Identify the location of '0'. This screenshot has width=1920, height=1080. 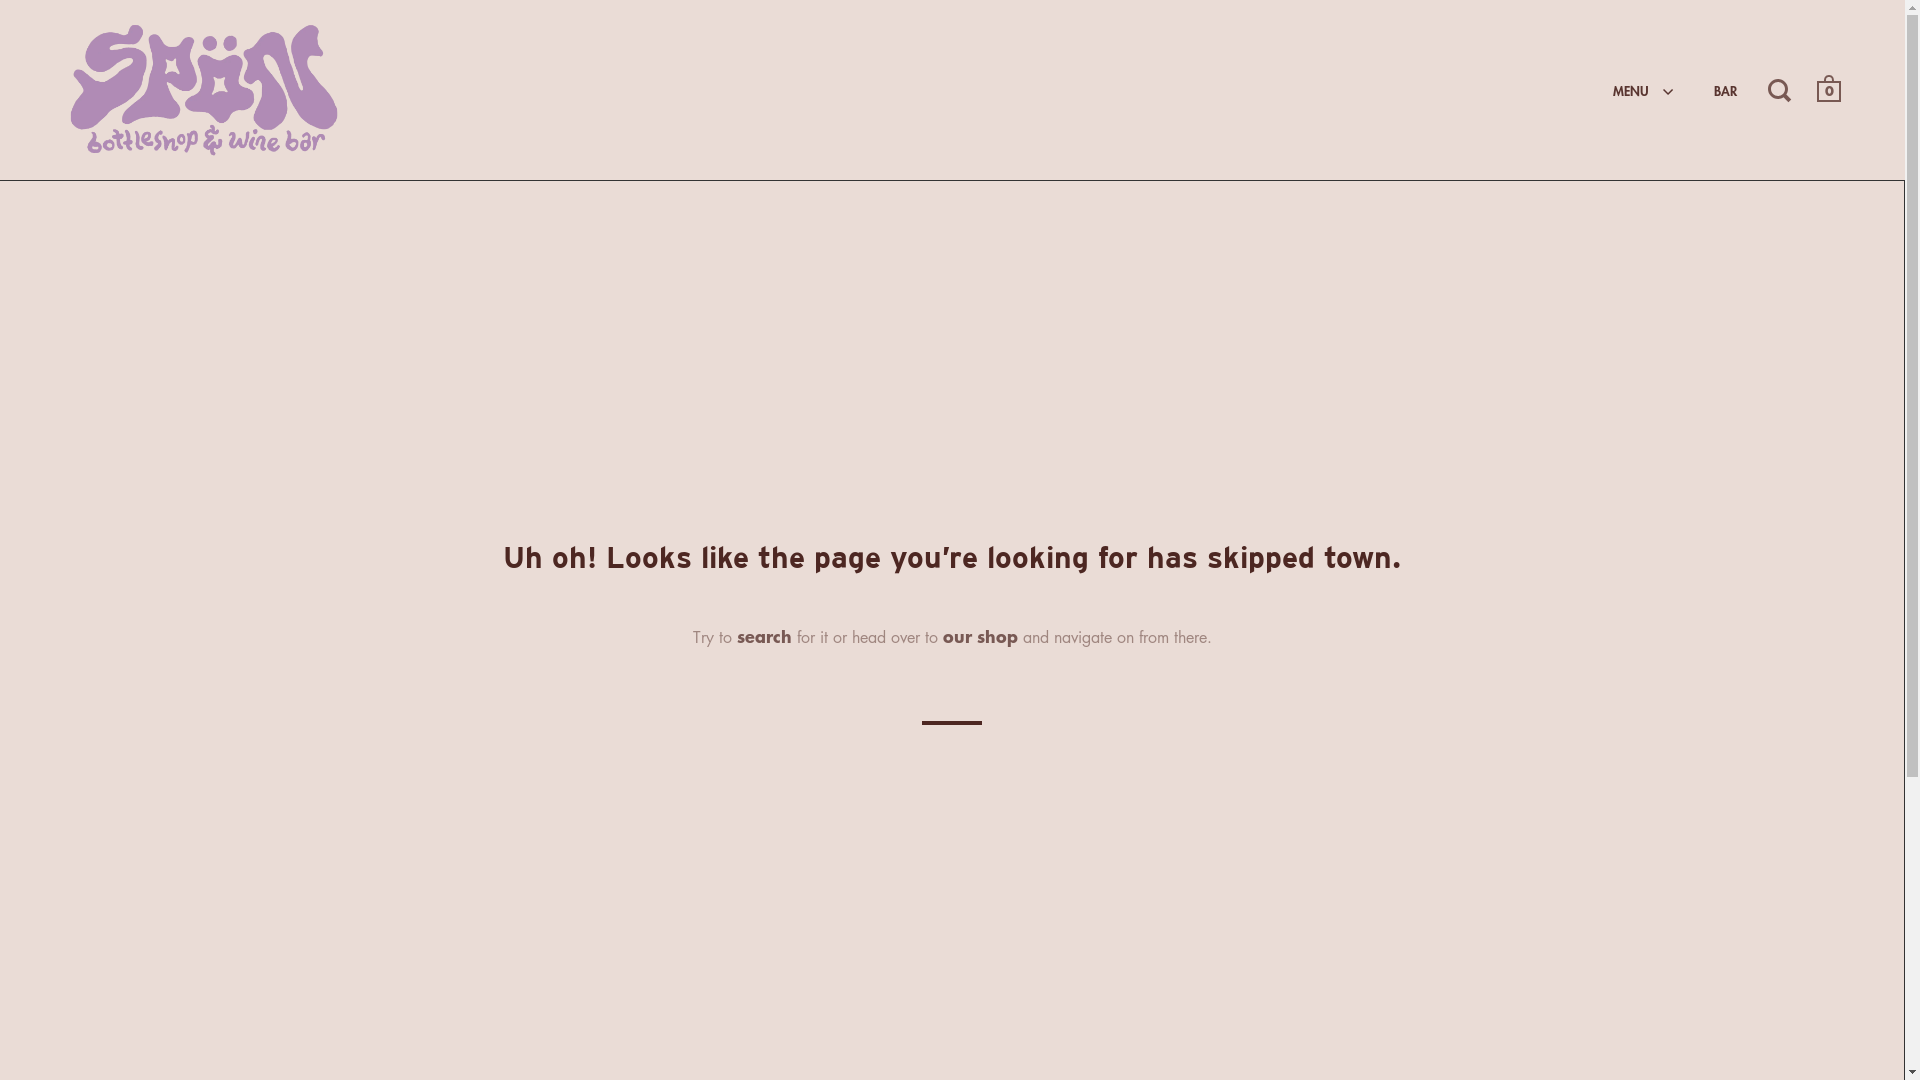
(1828, 91).